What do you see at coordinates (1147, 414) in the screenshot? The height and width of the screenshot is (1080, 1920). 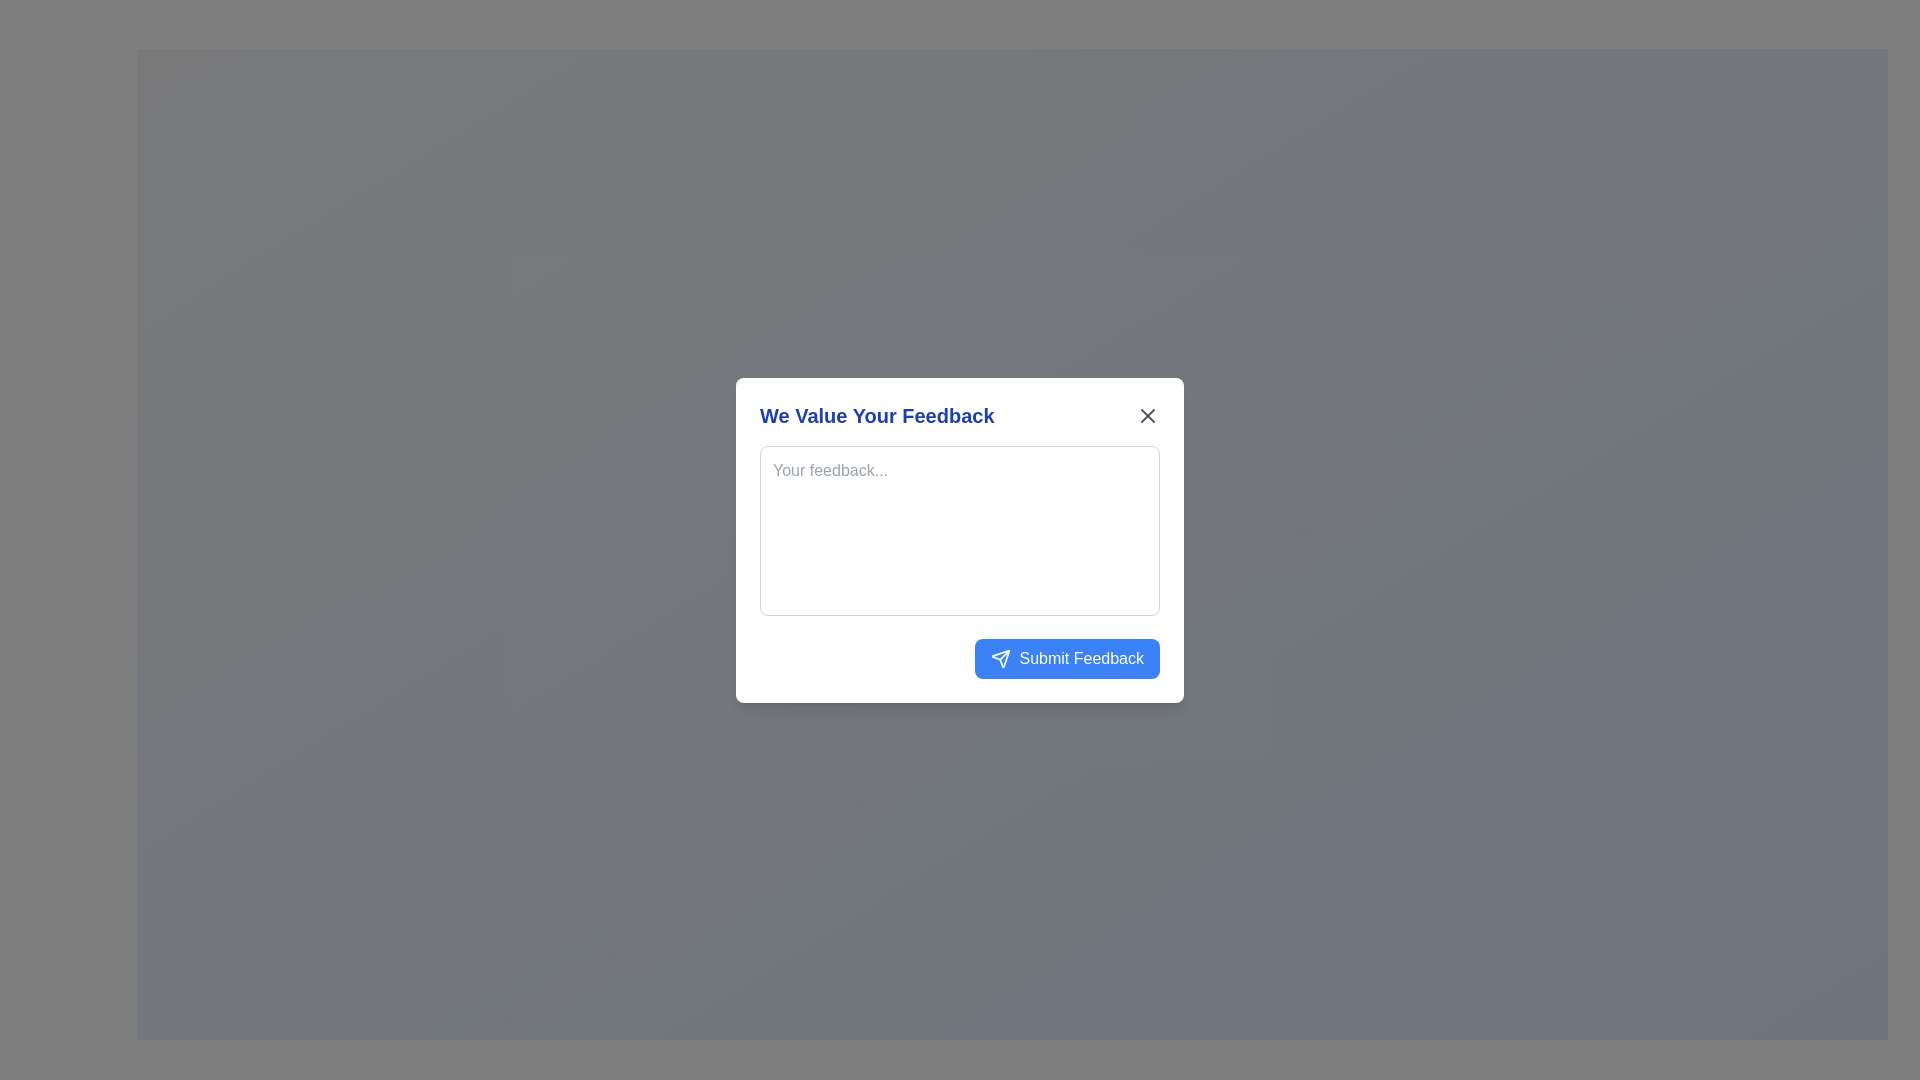 I see `the close button located in the top-right corner of the feedback modal` at bounding box center [1147, 414].